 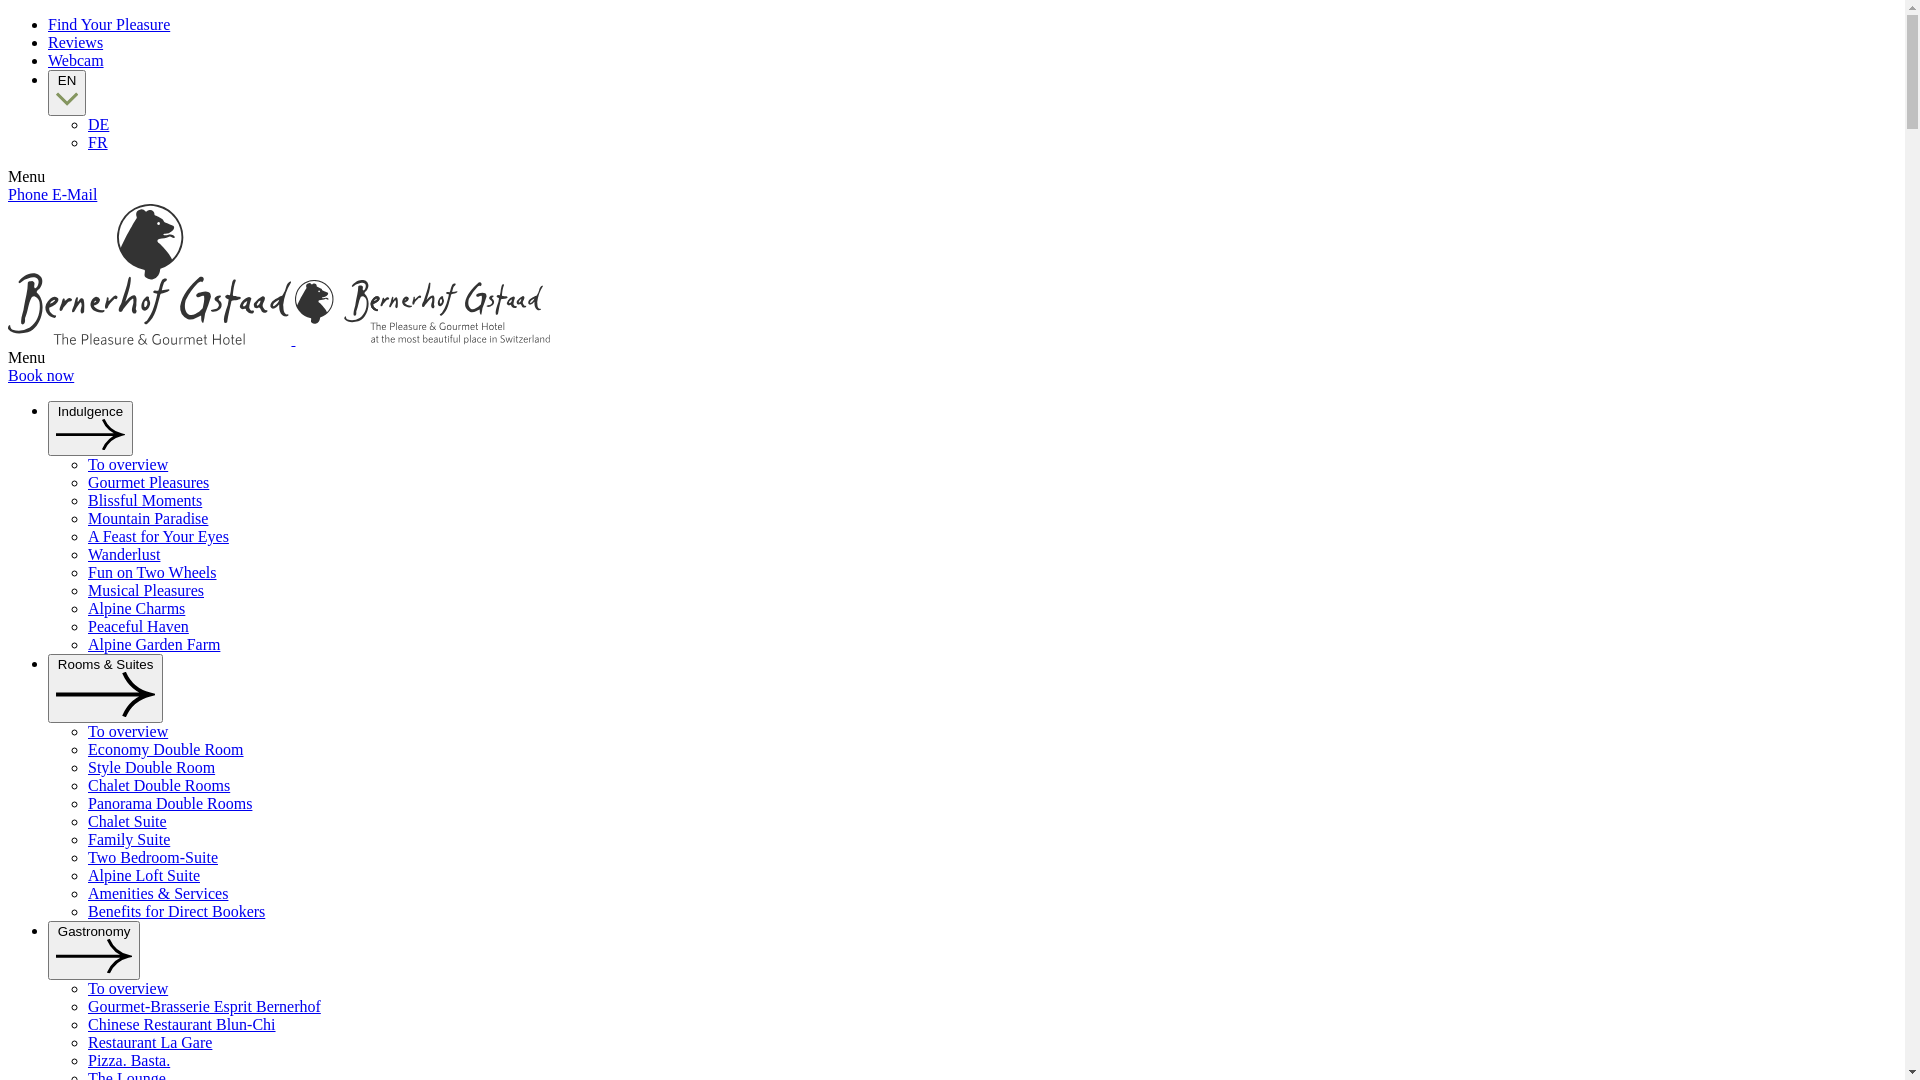 What do you see at coordinates (29, 194) in the screenshot?
I see `'Phone'` at bounding box center [29, 194].